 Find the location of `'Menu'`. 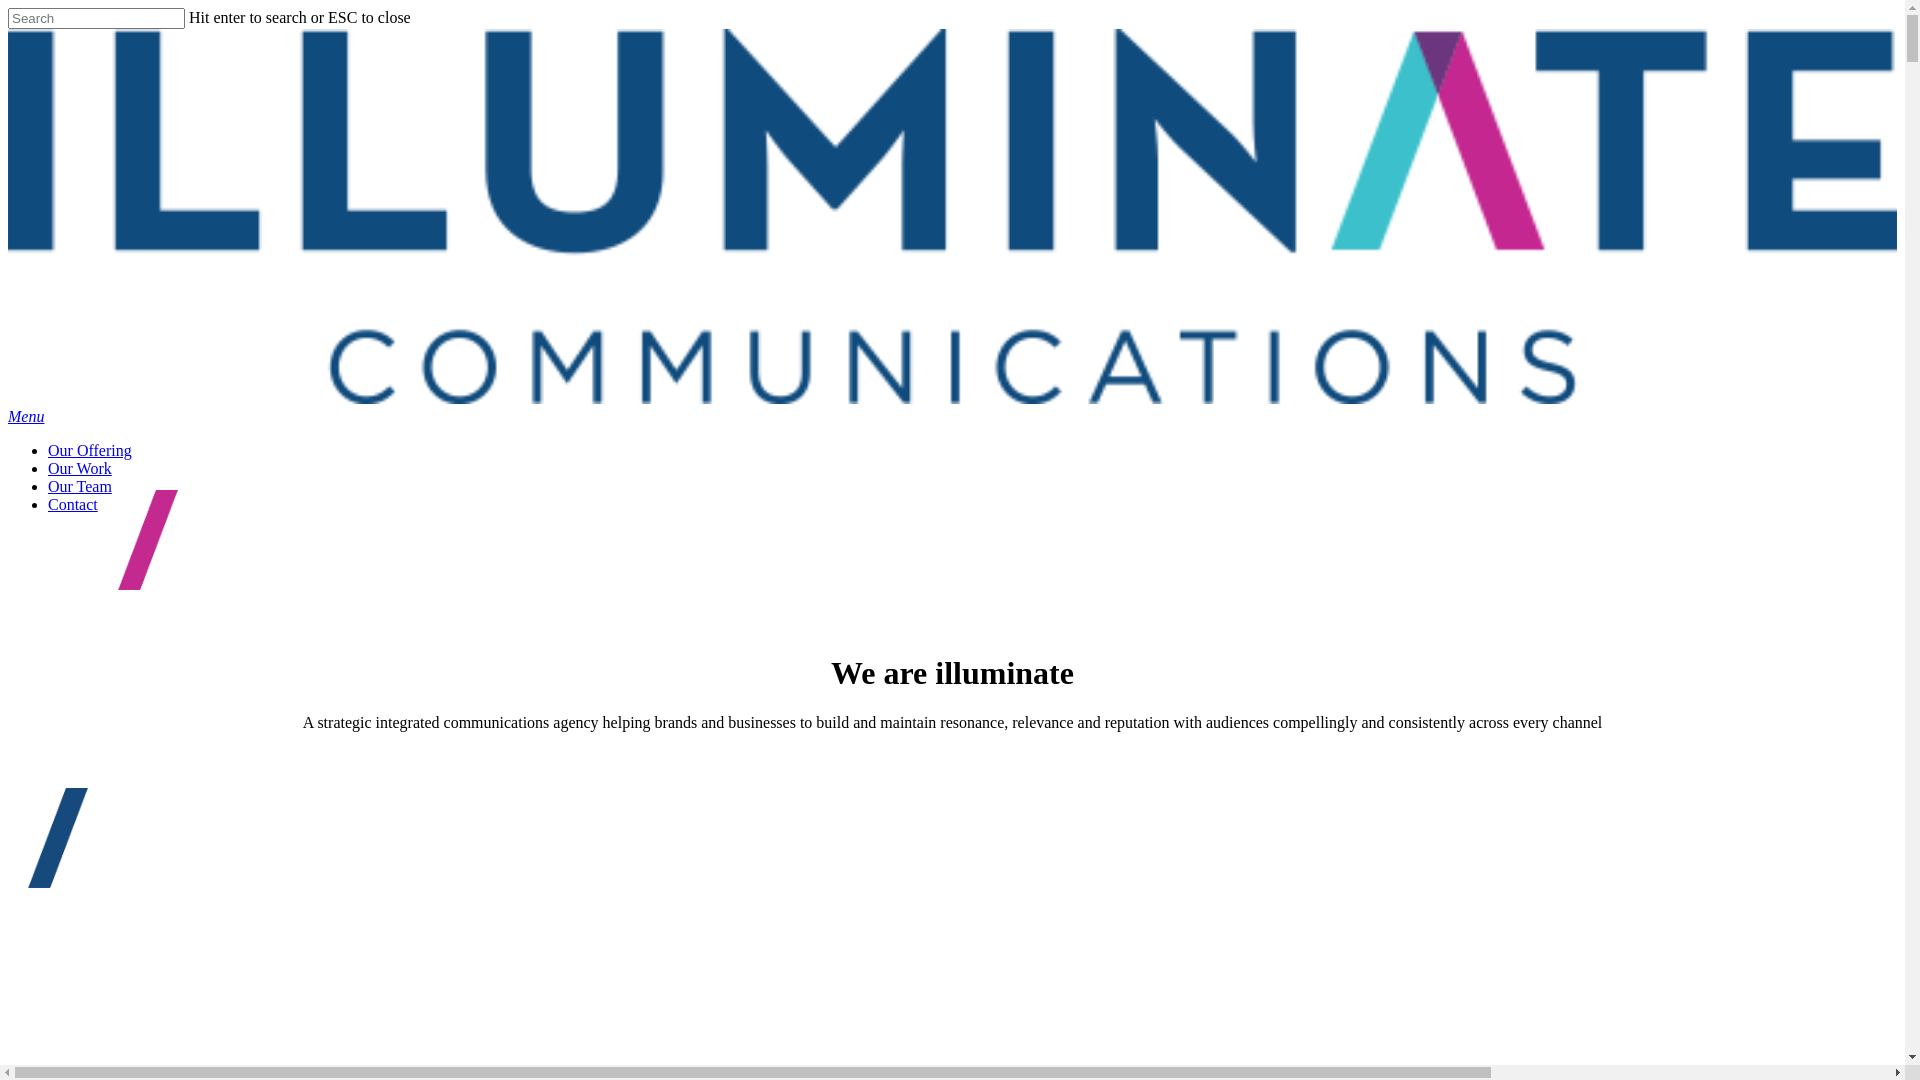

'Menu' is located at coordinates (8, 415).